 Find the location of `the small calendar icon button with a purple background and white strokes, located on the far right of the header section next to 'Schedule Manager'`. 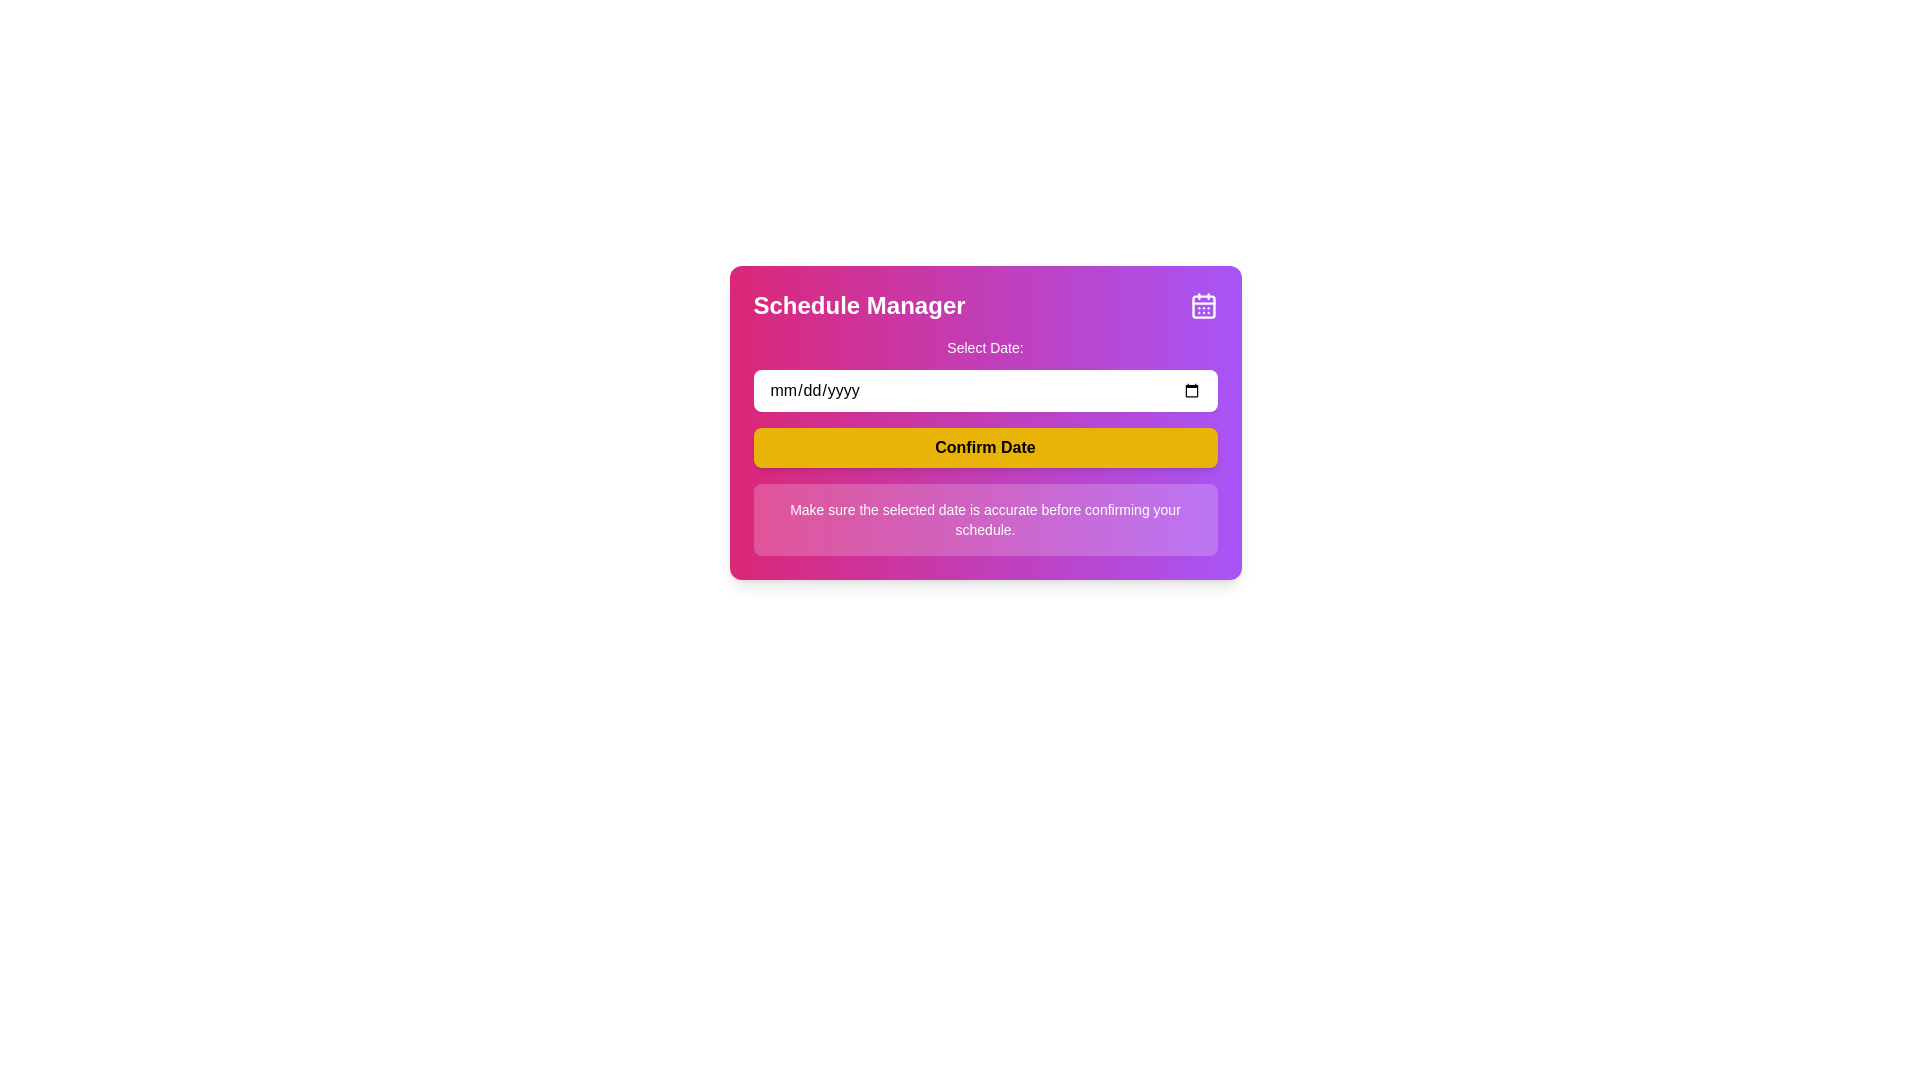

the small calendar icon button with a purple background and white strokes, located on the far right of the header section next to 'Schedule Manager' is located at coordinates (1202, 305).